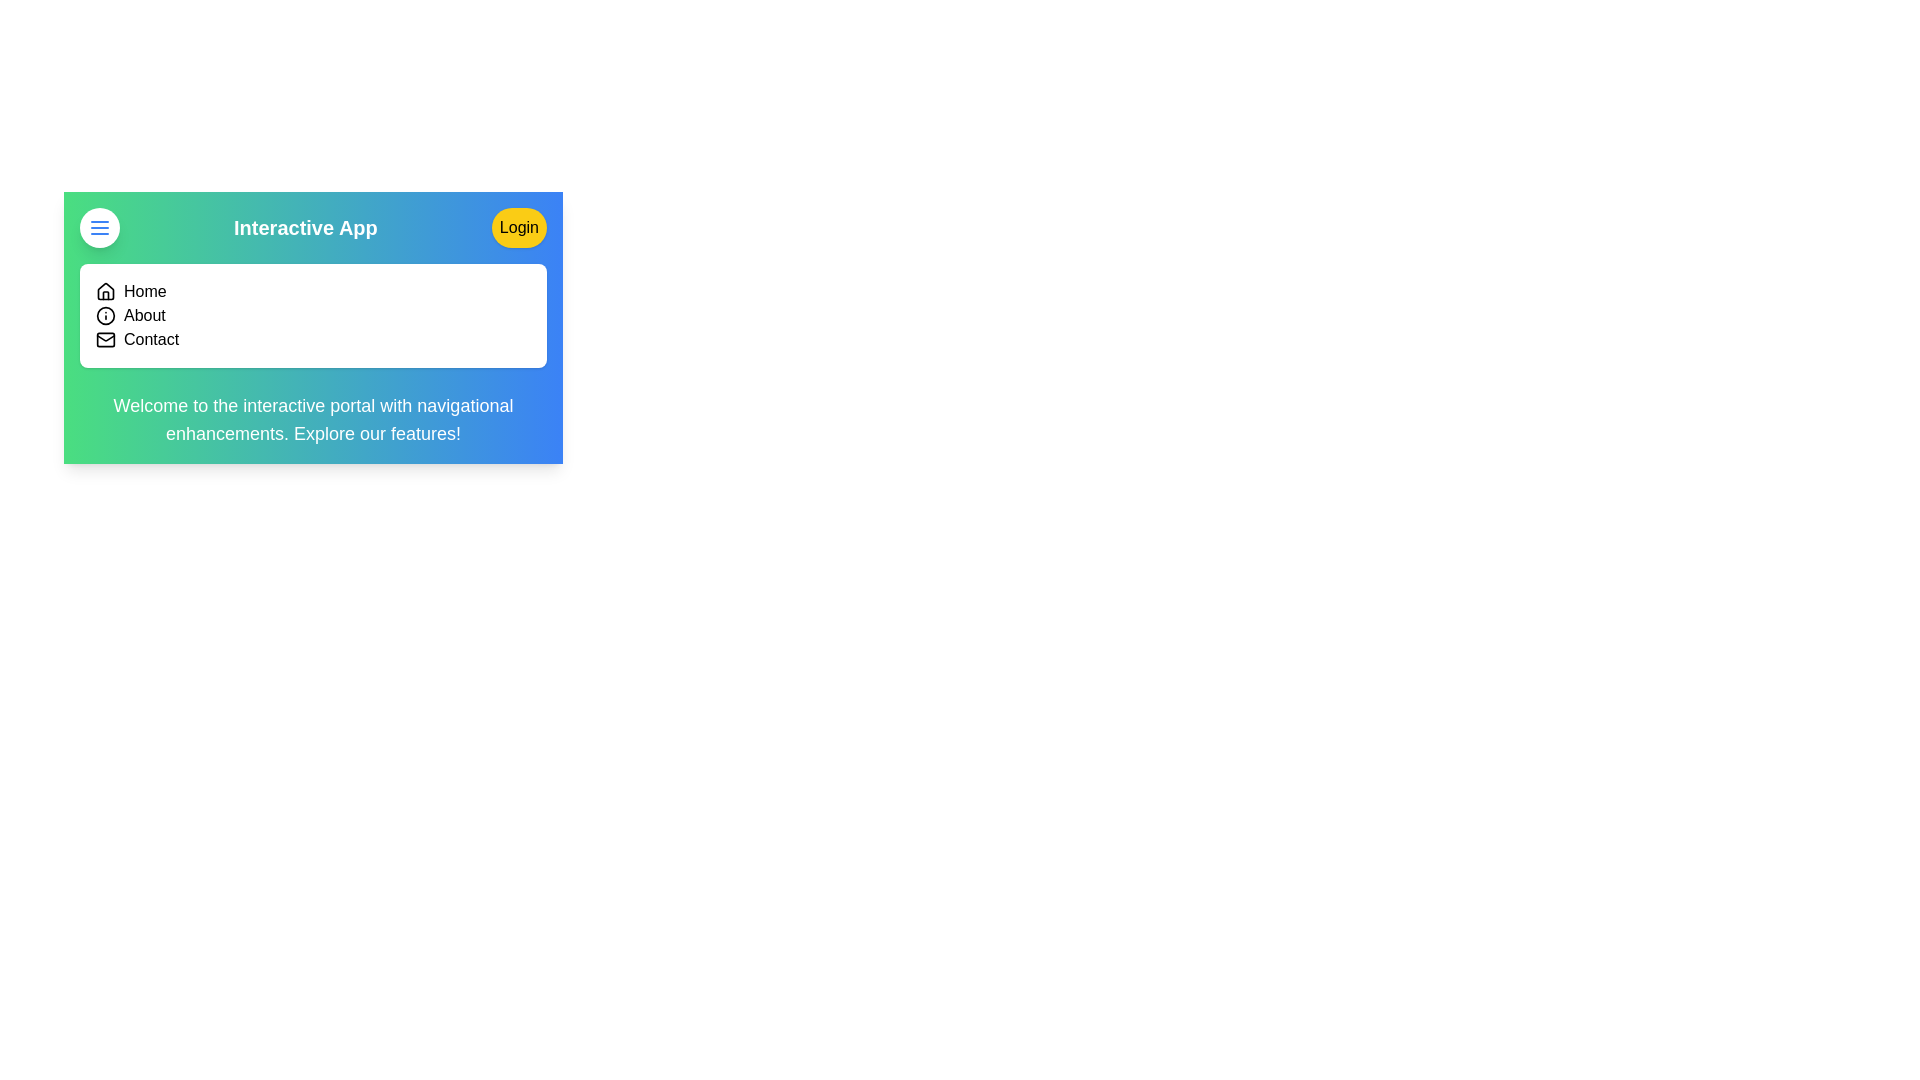 Image resolution: width=1920 pixels, height=1080 pixels. I want to click on the navigation link labeled Home, so click(144, 292).